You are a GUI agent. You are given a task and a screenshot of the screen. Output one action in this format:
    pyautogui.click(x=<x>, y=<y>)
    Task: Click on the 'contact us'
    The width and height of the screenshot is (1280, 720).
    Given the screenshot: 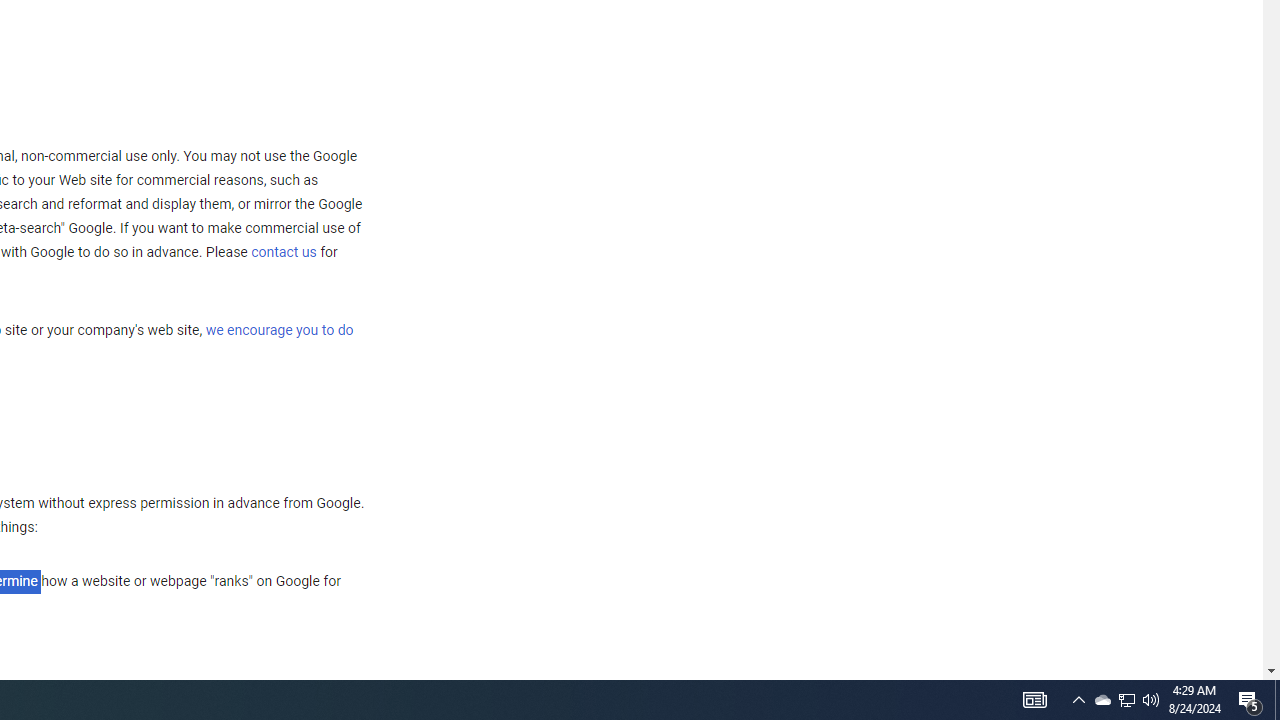 What is the action you would take?
    pyautogui.click(x=283, y=250)
    